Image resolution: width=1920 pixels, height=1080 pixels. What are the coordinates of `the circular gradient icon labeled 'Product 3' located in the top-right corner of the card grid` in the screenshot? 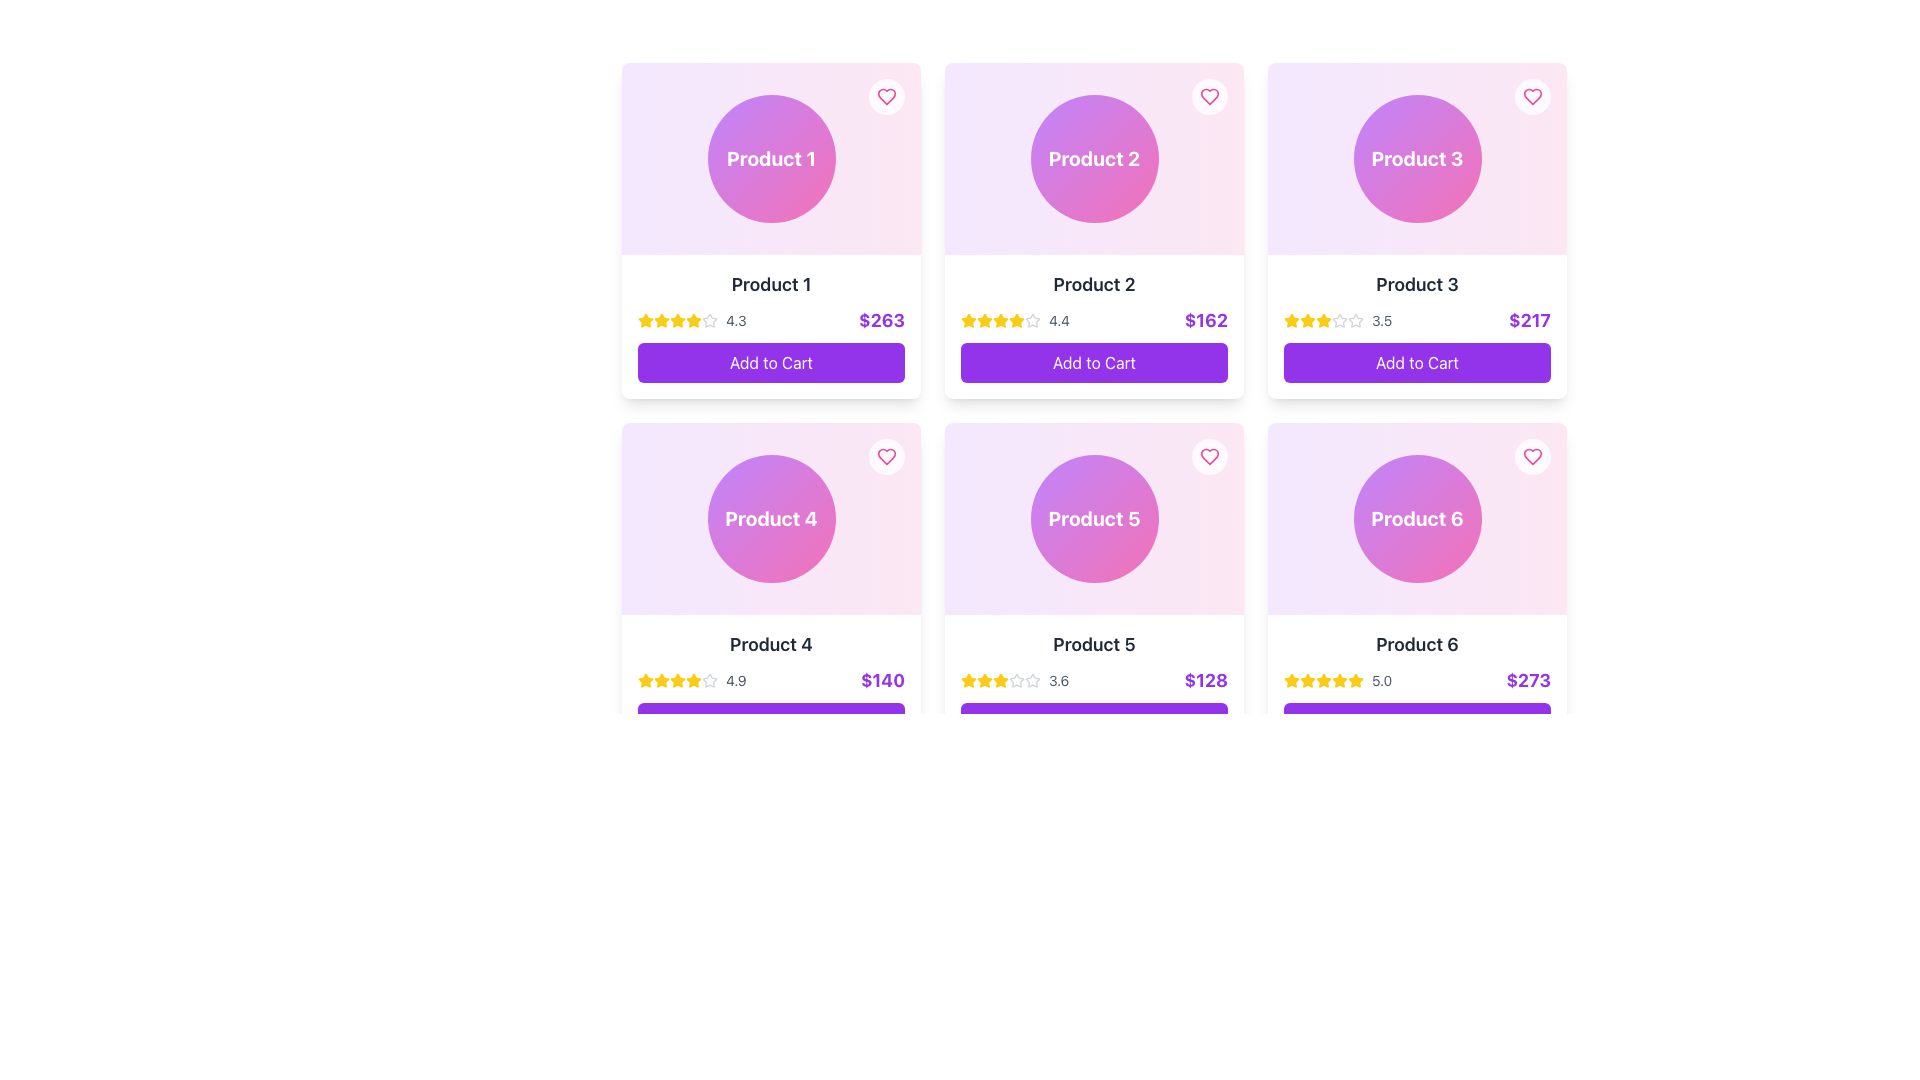 It's located at (1416, 157).